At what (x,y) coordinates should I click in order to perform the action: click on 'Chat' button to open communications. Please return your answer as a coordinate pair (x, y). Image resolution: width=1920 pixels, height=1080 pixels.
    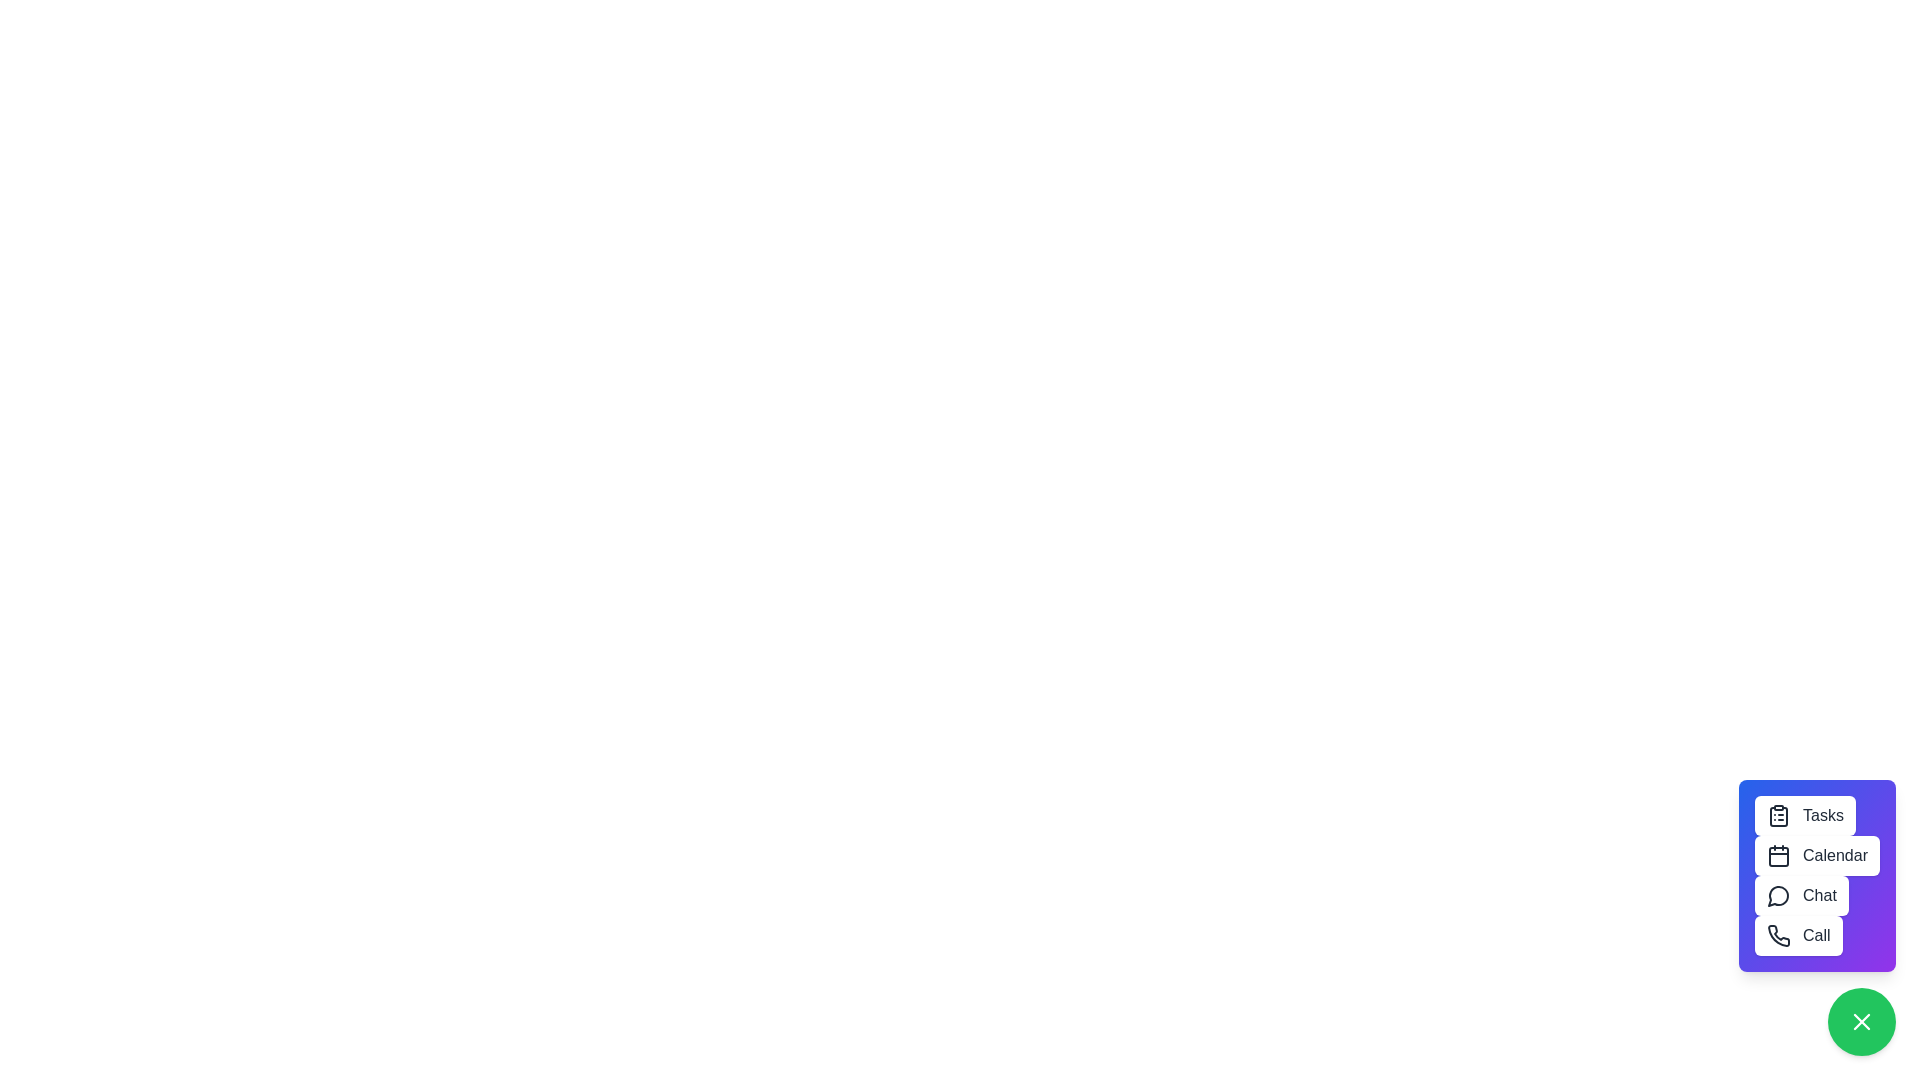
    Looking at the image, I should click on (1801, 894).